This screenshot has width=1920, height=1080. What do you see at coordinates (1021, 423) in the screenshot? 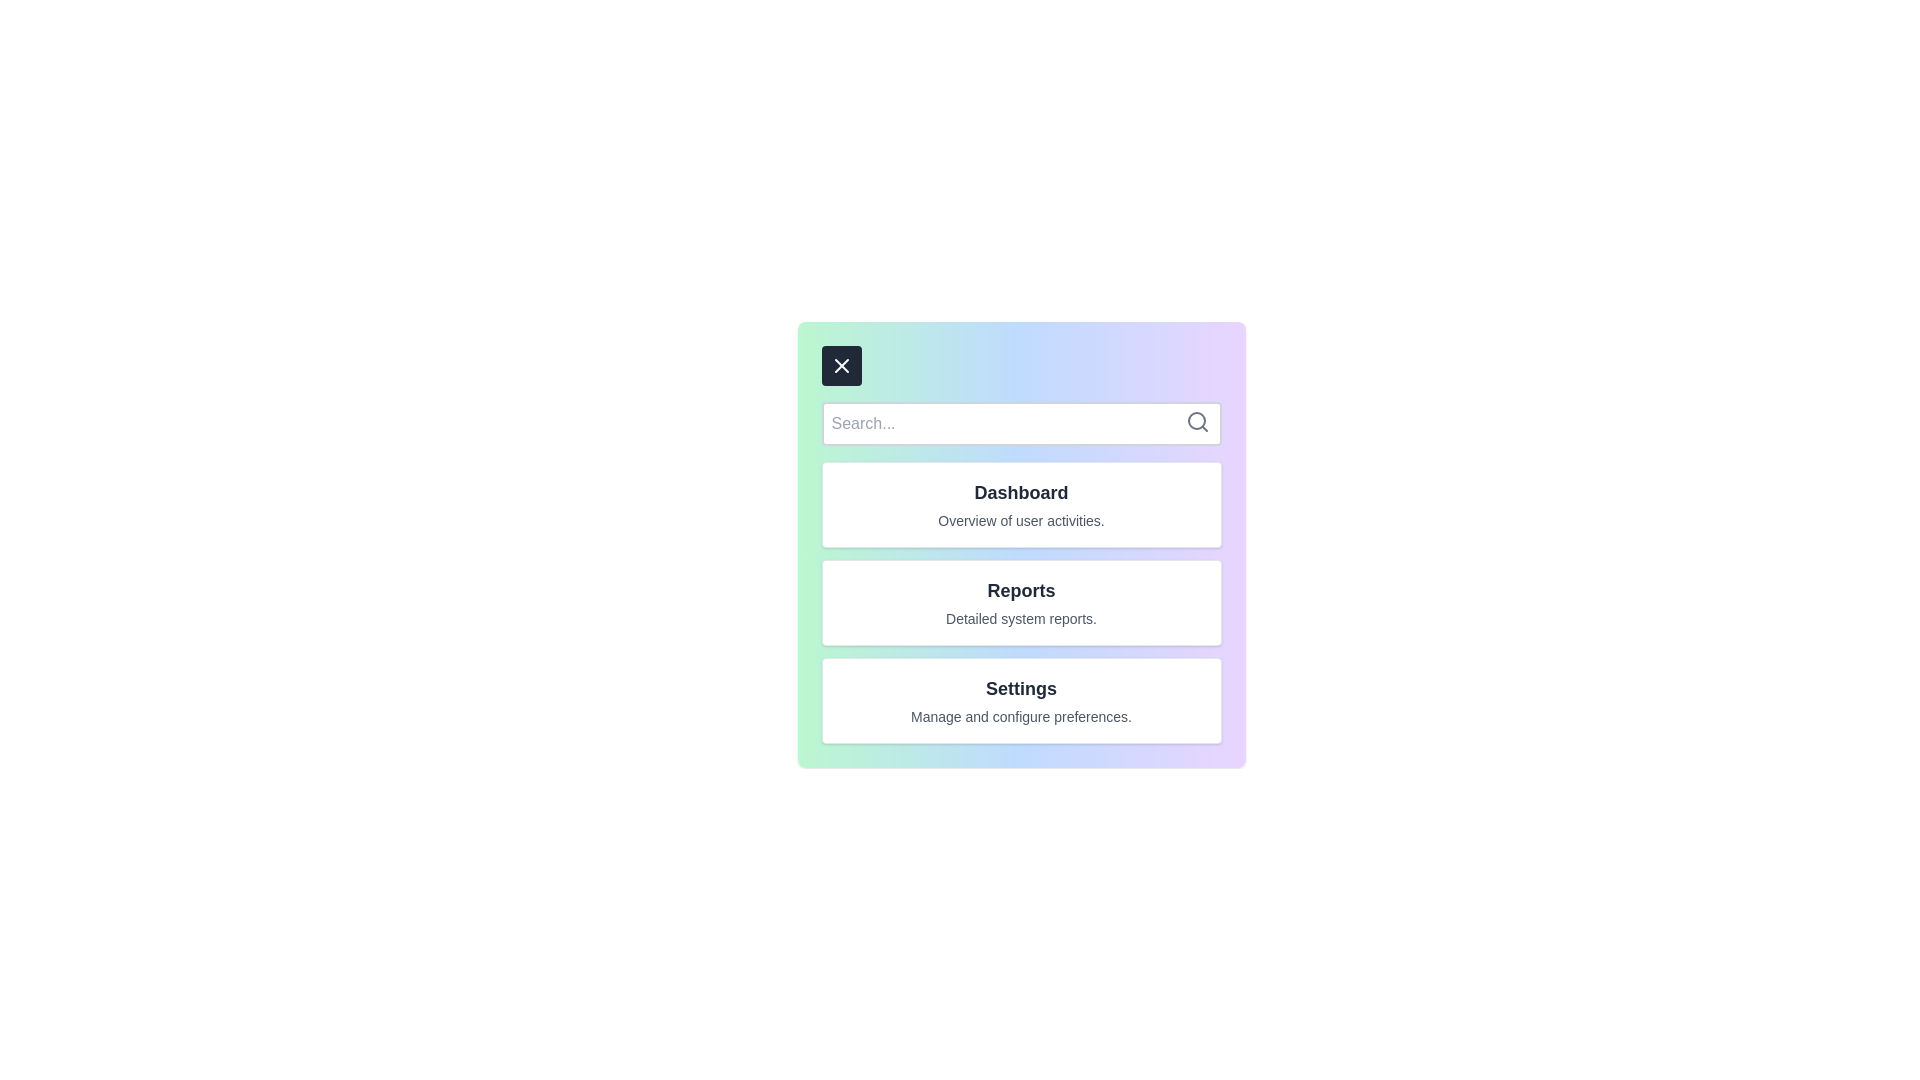
I see `the search field and type the text 'example'` at bounding box center [1021, 423].